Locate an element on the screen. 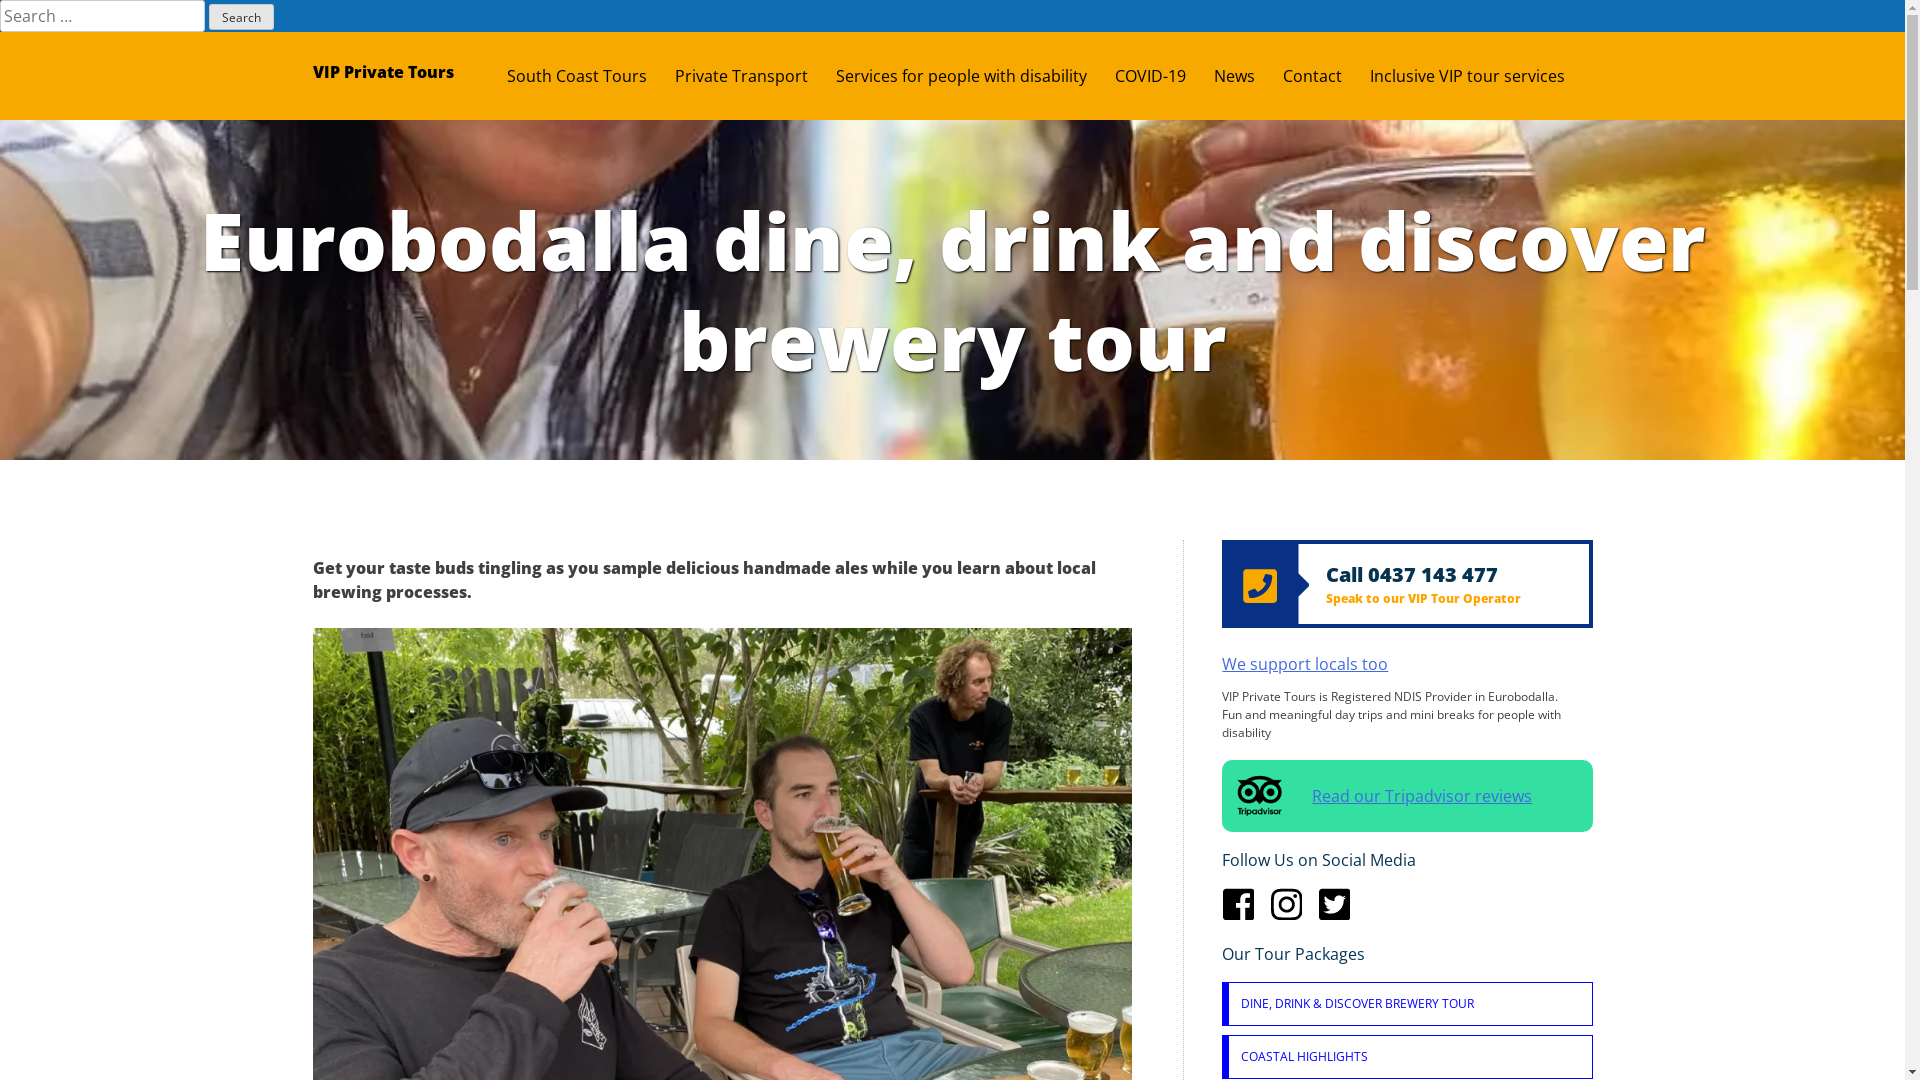 The image size is (1920, 1080). 'News' is located at coordinates (1247, 75).